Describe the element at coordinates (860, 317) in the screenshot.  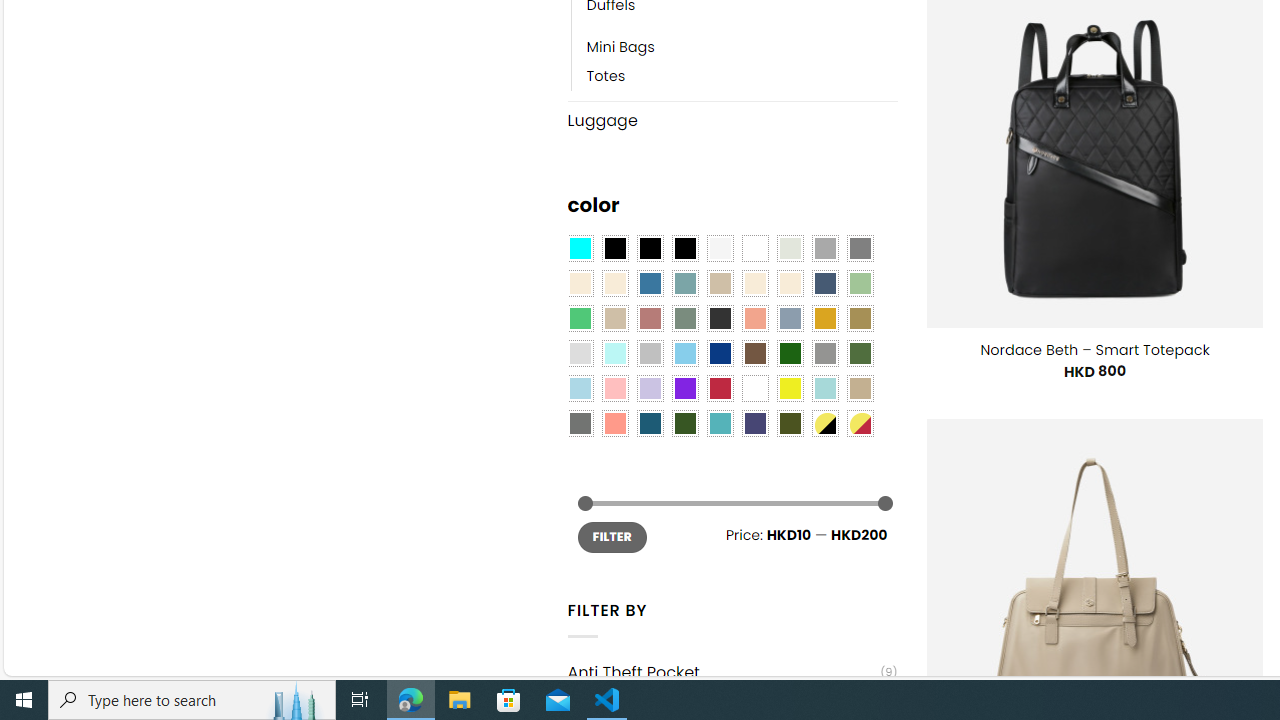
I see `'Kelp'` at that location.